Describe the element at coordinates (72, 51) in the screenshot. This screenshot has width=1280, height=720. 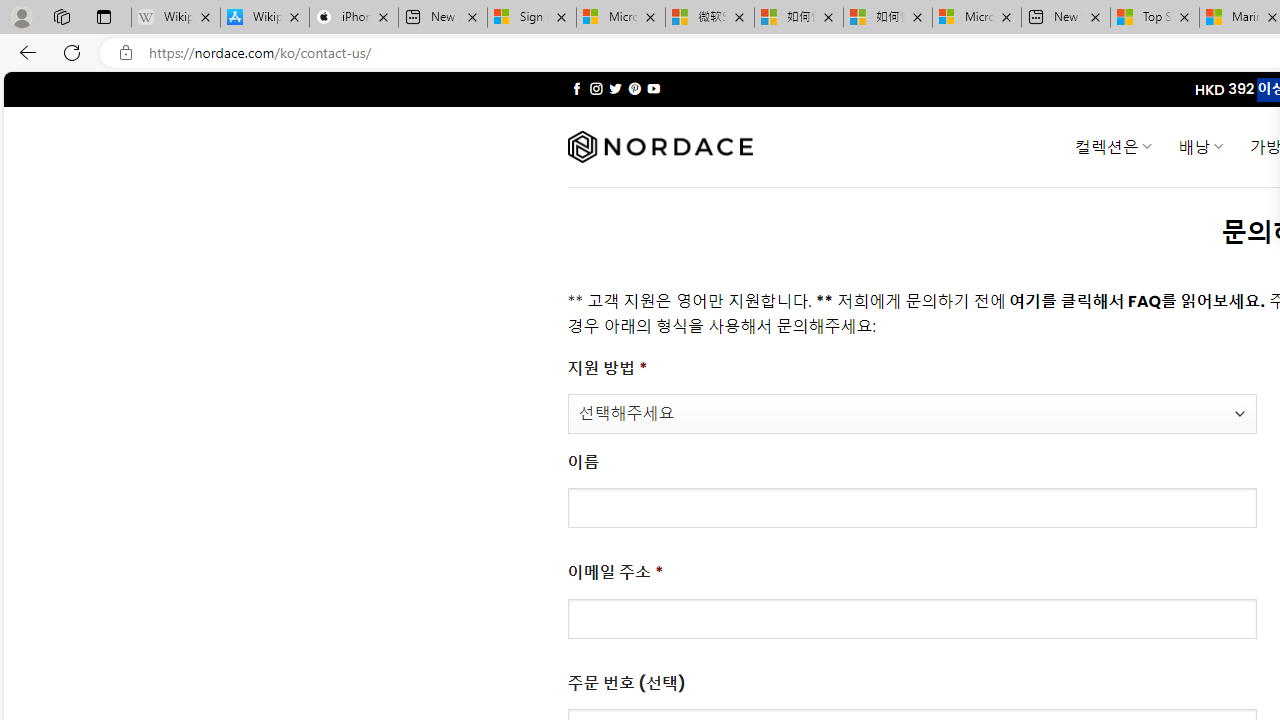
I see `'Refresh'` at that location.